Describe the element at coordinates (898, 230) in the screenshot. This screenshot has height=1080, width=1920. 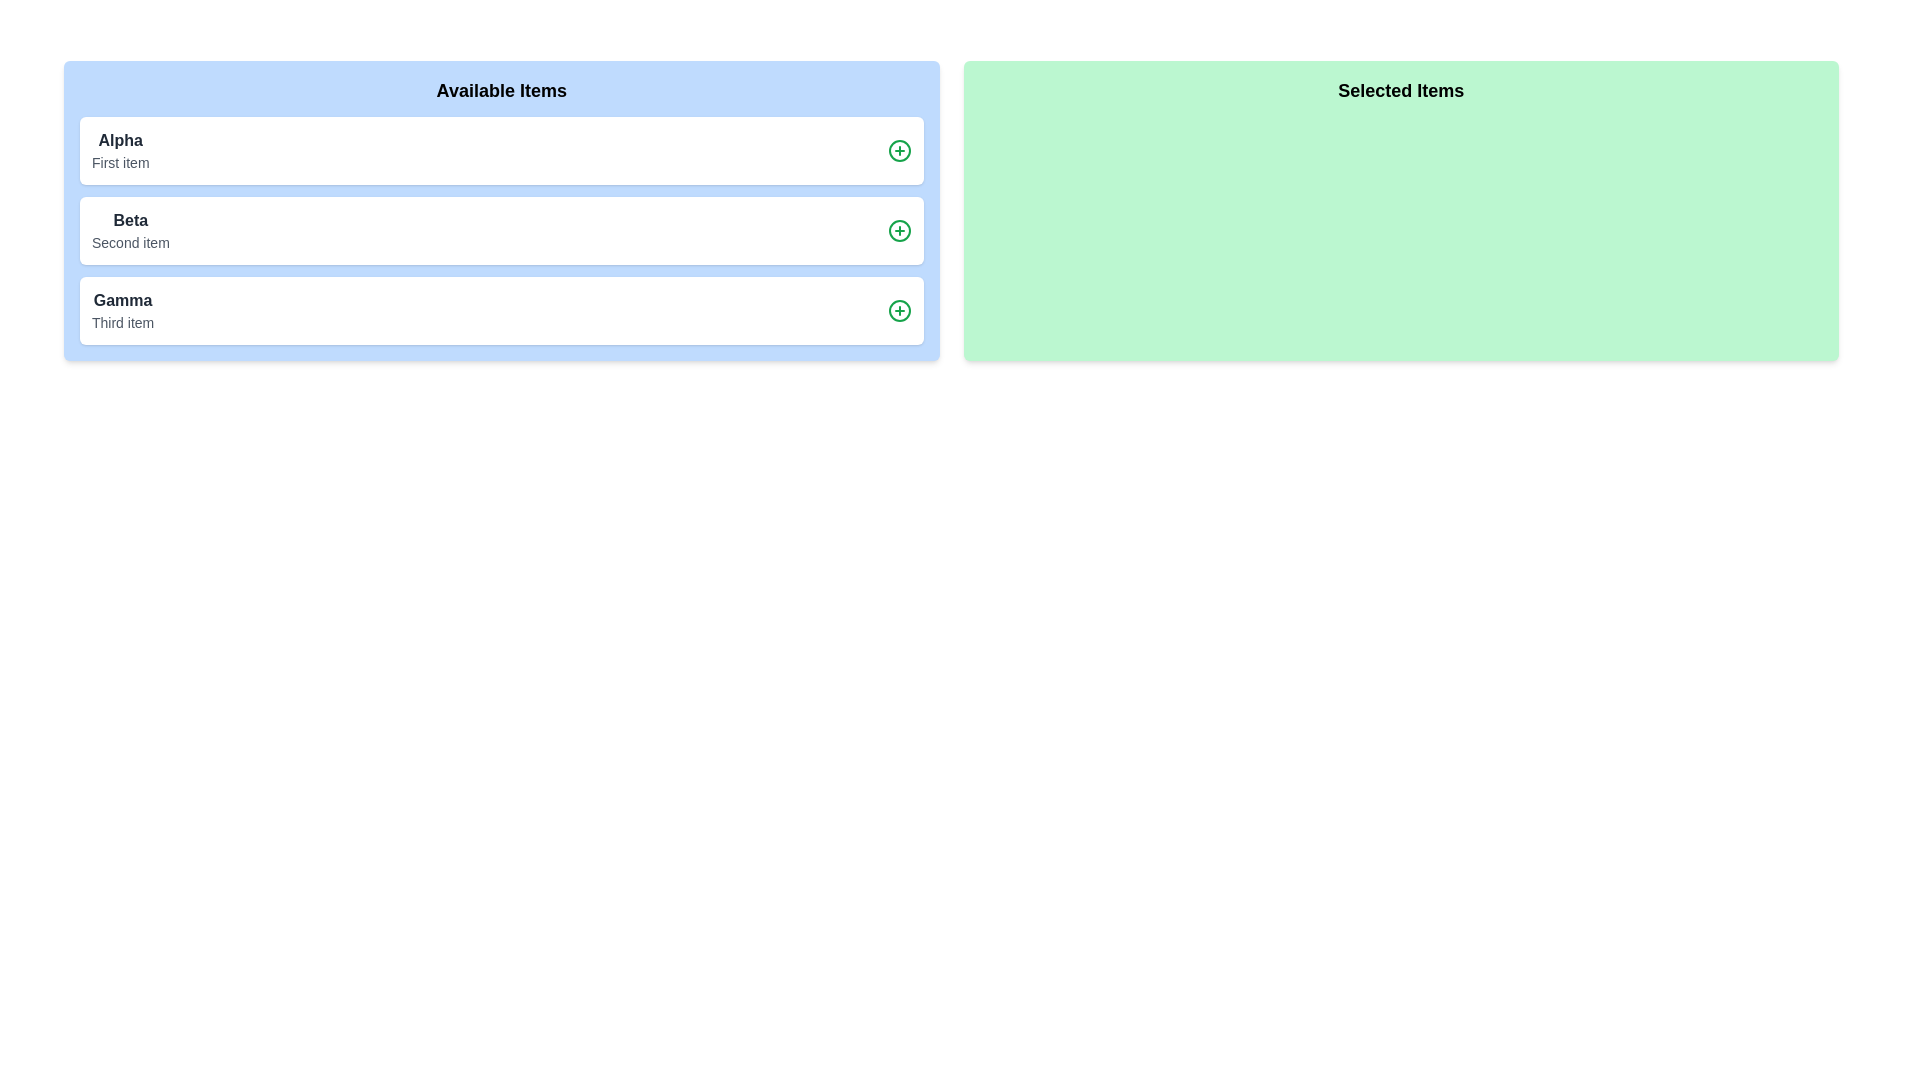
I see `plus button next to the item labeled Beta in the Available Items list` at that location.